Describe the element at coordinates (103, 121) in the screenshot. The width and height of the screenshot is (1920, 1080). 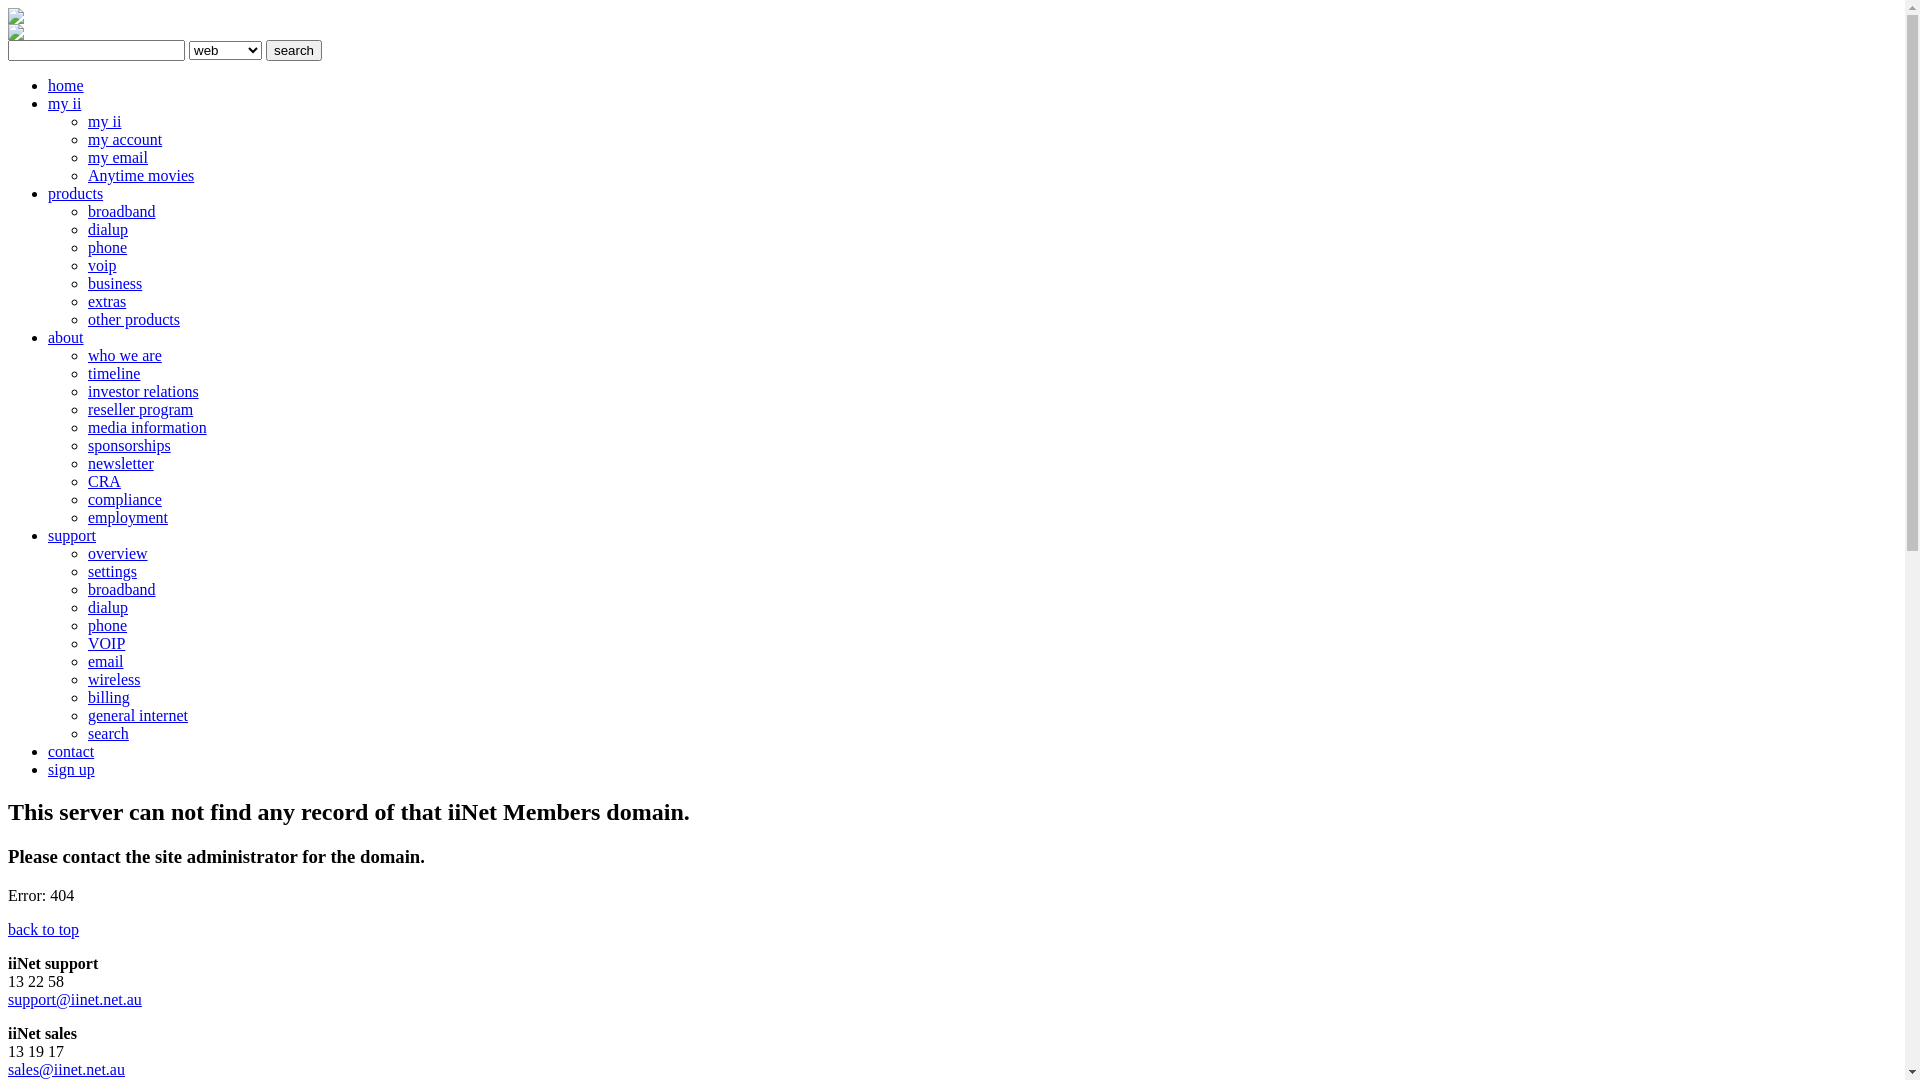
I see `'my ii'` at that location.